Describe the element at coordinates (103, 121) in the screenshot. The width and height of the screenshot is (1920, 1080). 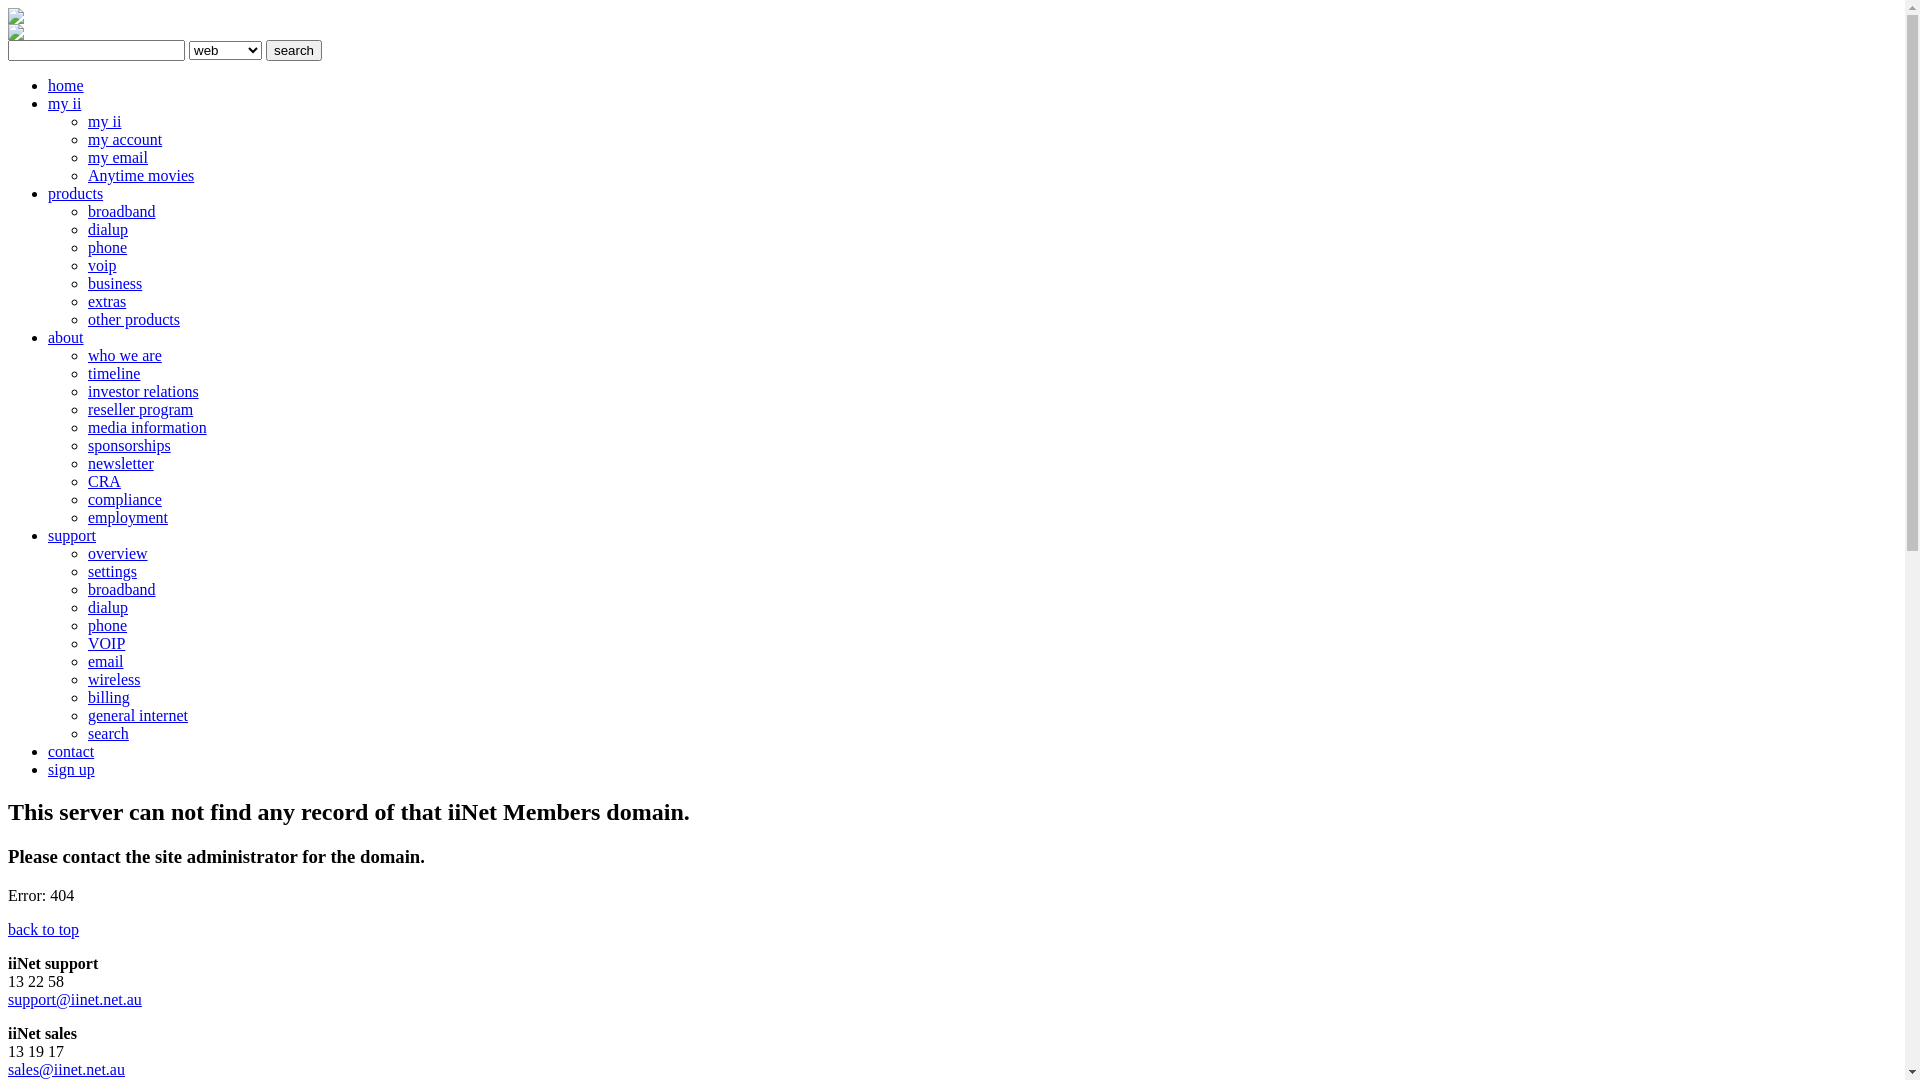
I see `'my ii'` at that location.